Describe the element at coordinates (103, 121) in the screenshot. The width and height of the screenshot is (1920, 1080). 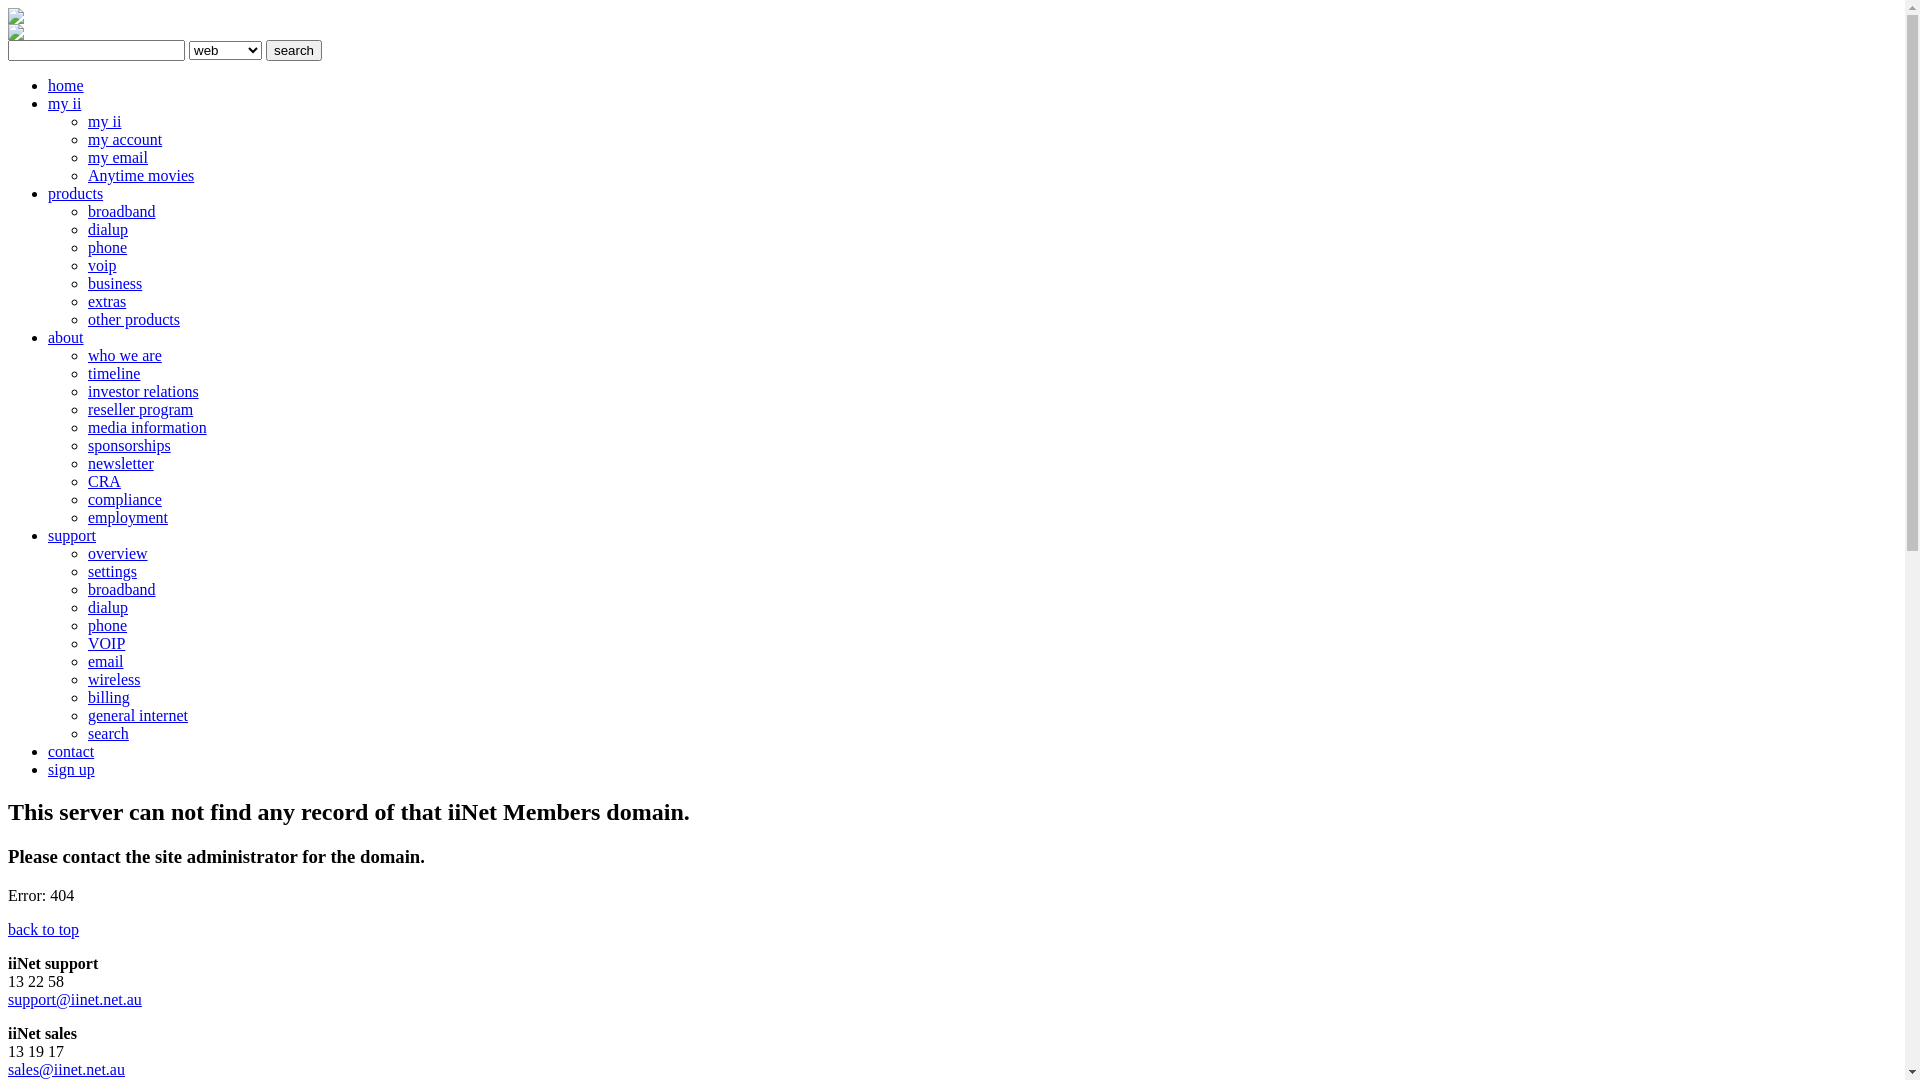
I see `'my ii'` at that location.